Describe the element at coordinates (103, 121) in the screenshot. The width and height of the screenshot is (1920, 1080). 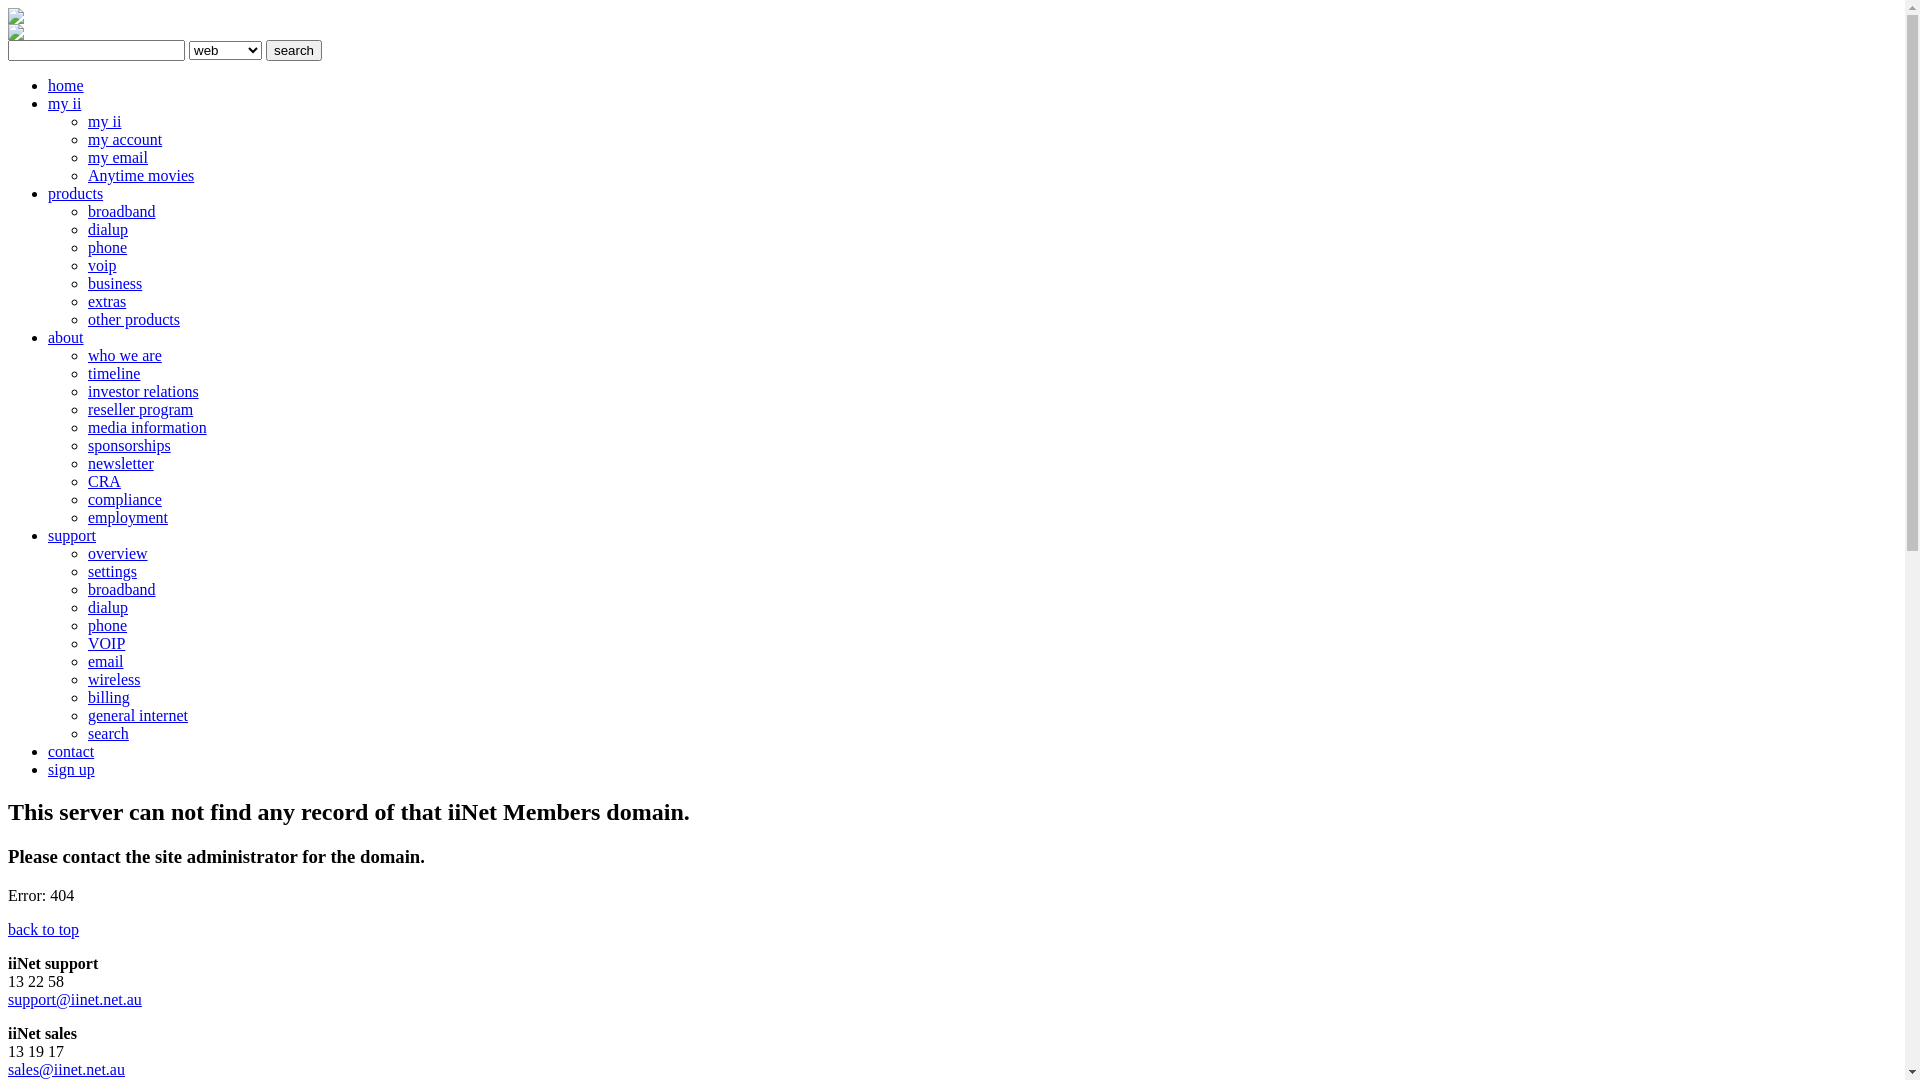
I see `'my ii'` at that location.